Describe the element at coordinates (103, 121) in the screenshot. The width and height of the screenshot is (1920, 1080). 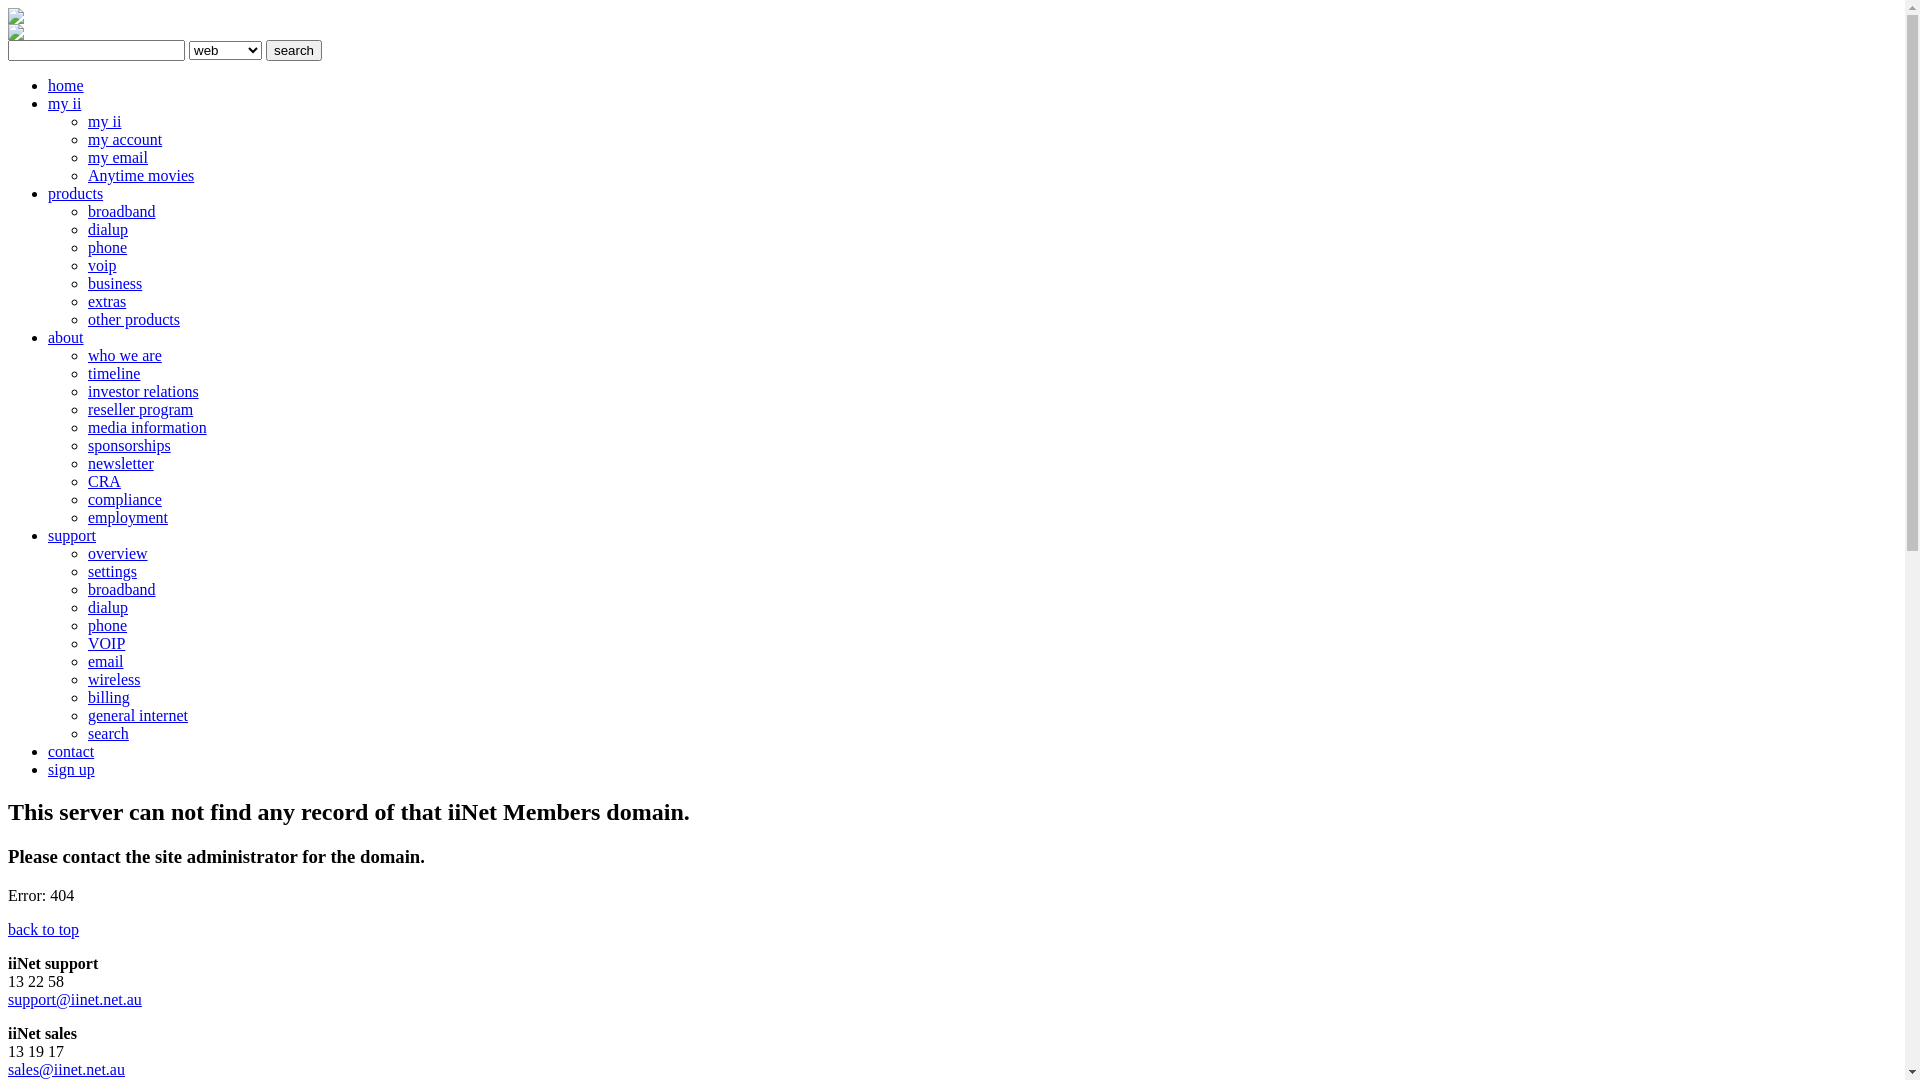
I see `'my ii'` at that location.